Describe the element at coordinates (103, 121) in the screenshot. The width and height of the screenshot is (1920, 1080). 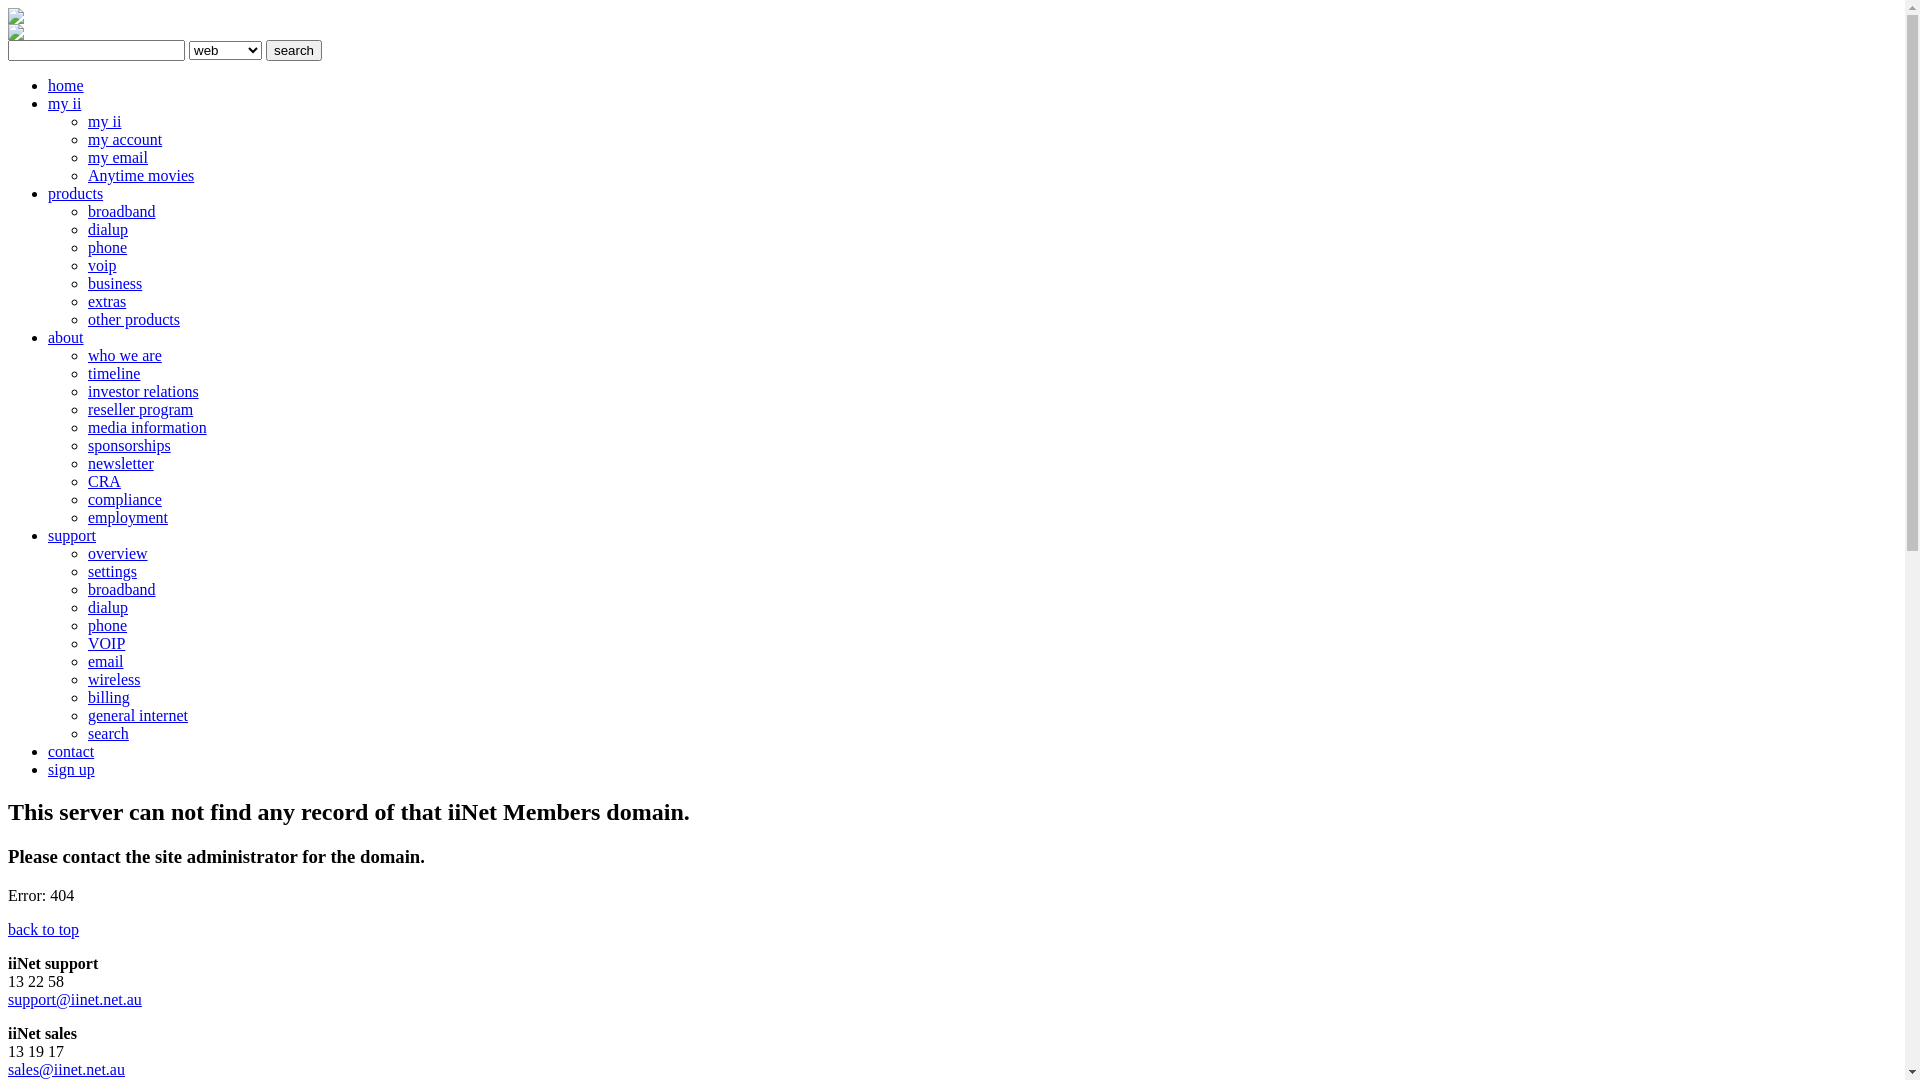
I see `'my ii'` at that location.